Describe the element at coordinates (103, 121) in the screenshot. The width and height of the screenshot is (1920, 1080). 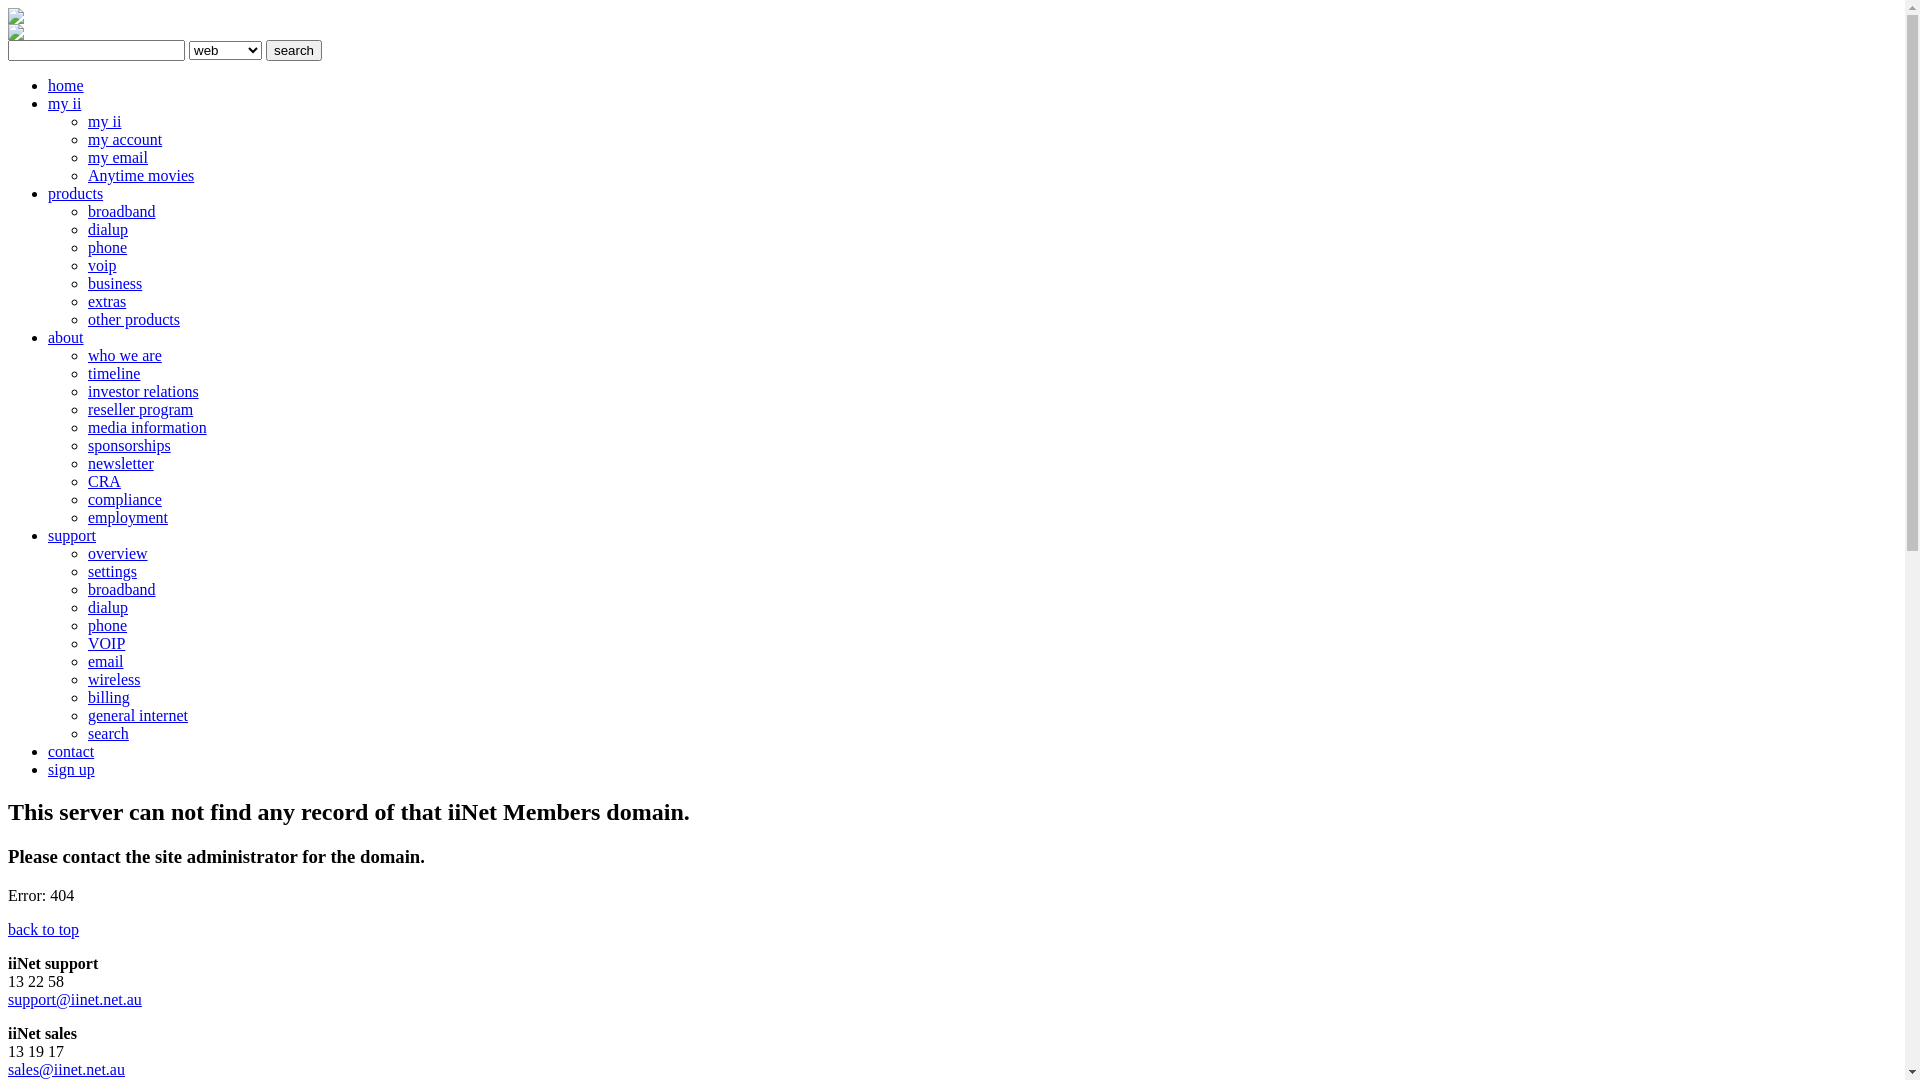
I see `'my ii'` at that location.